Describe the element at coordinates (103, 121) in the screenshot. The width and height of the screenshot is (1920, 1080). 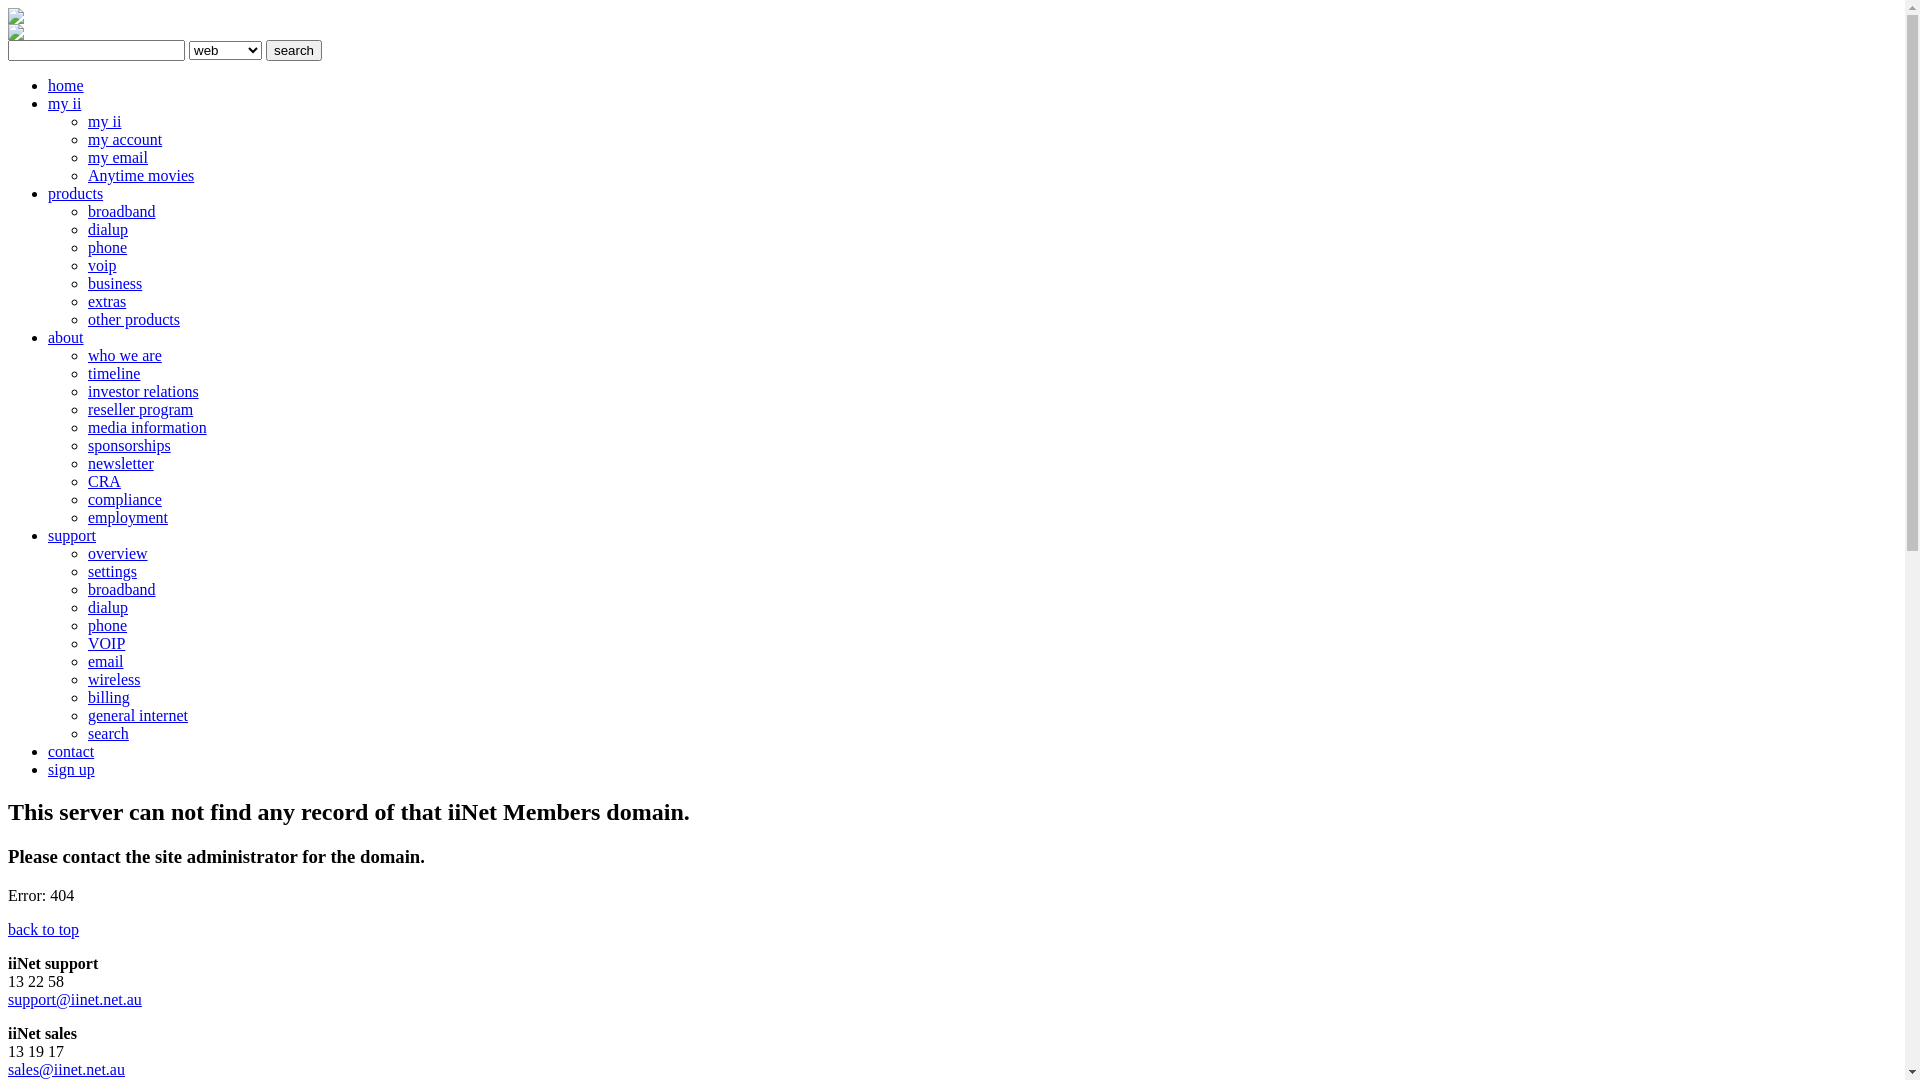
I see `'my ii'` at that location.